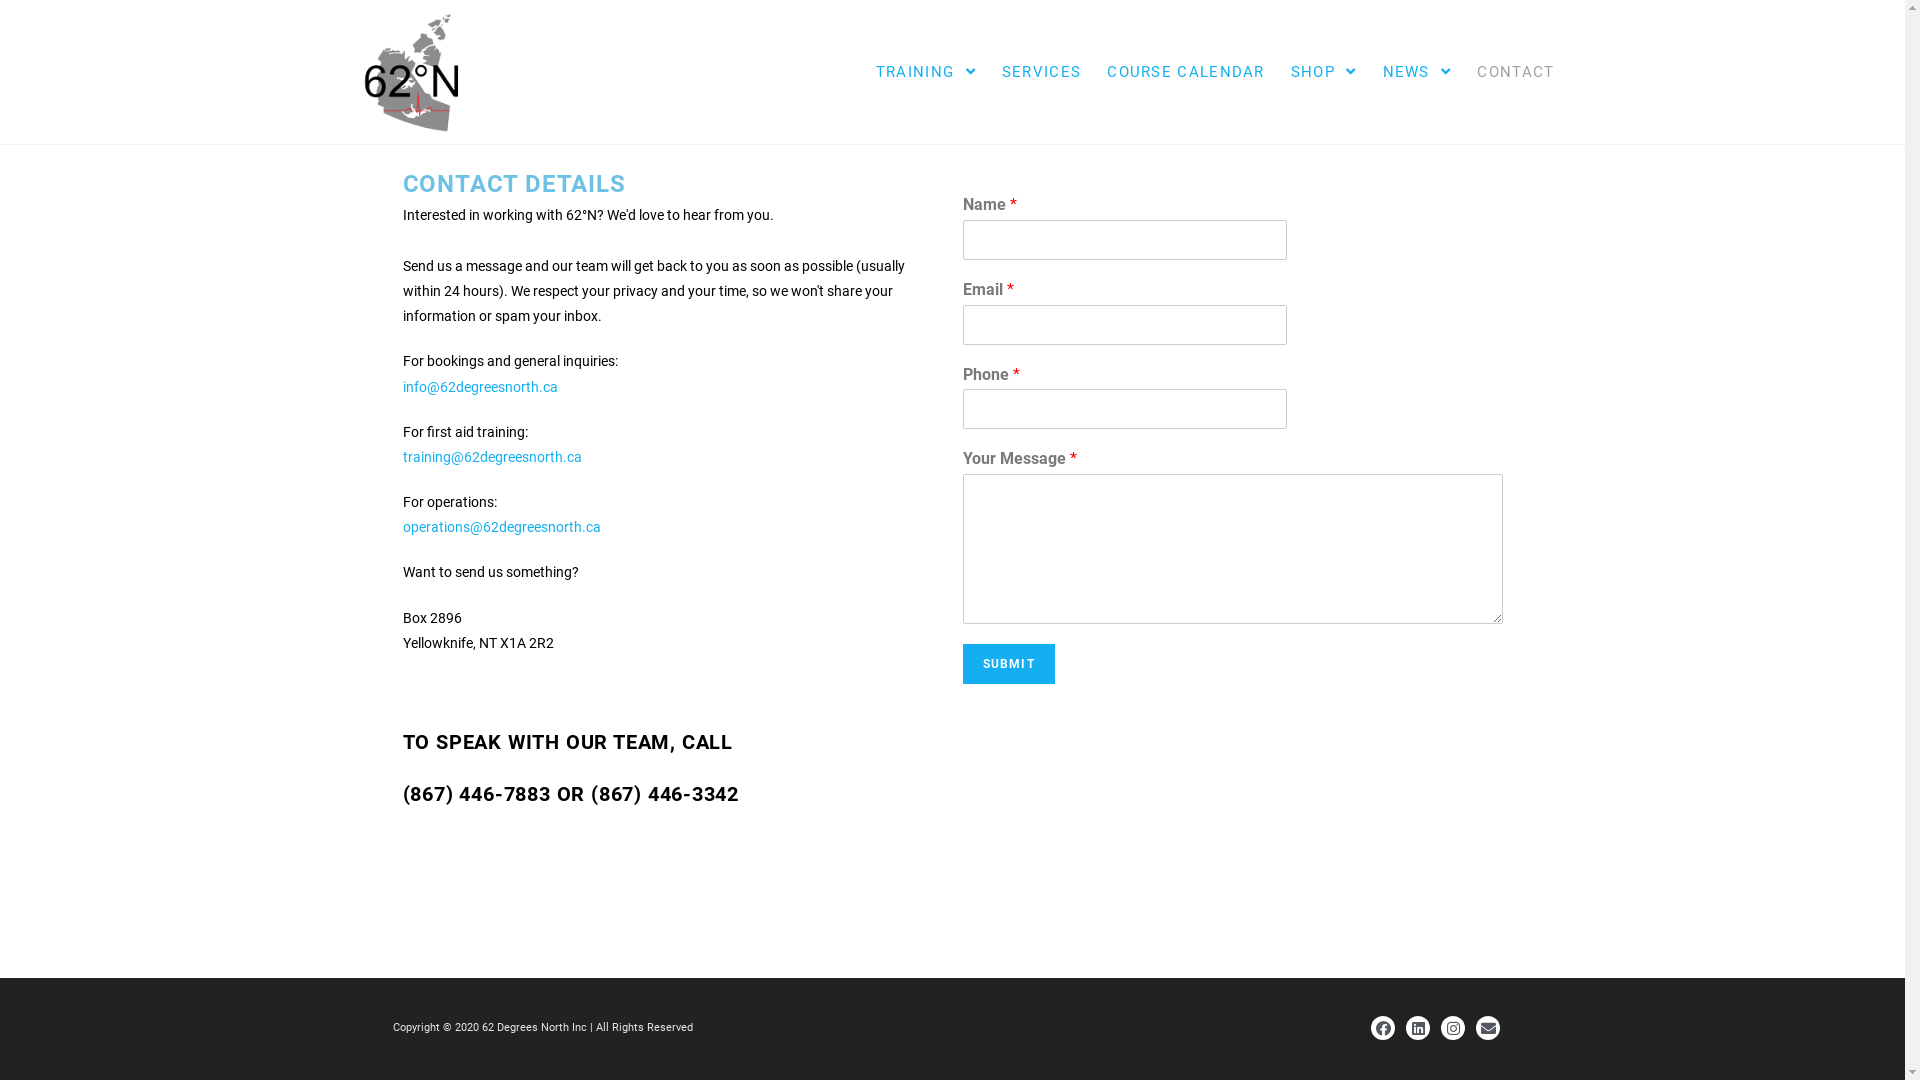 The height and width of the screenshot is (1080, 1920). I want to click on 'COURSE CALENDAR', so click(1185, 71).